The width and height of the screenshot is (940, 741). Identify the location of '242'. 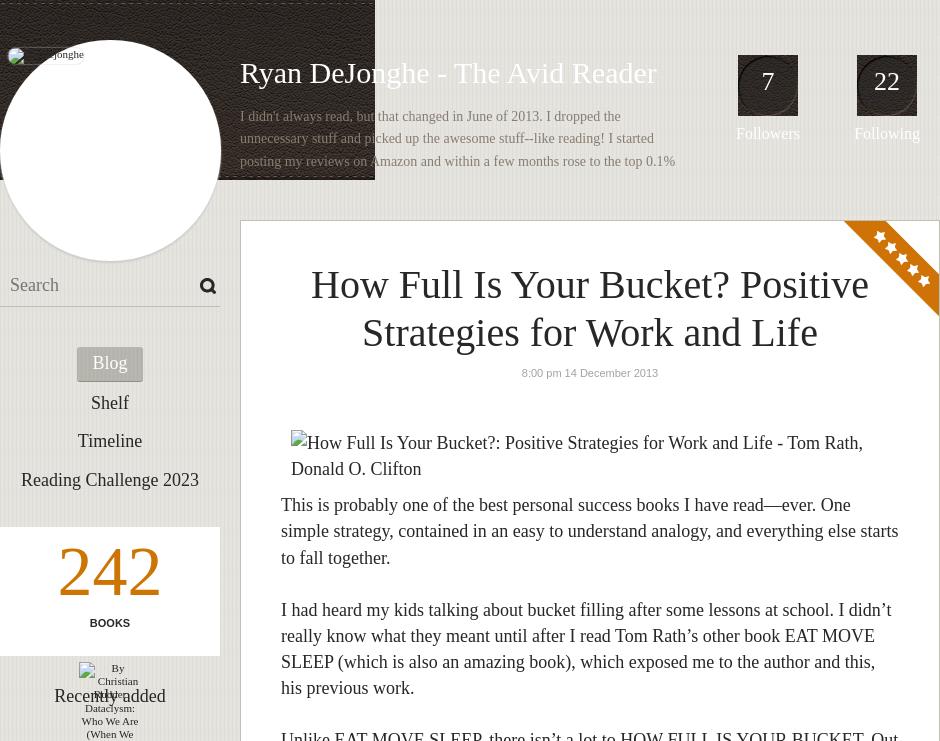
(55, 570).